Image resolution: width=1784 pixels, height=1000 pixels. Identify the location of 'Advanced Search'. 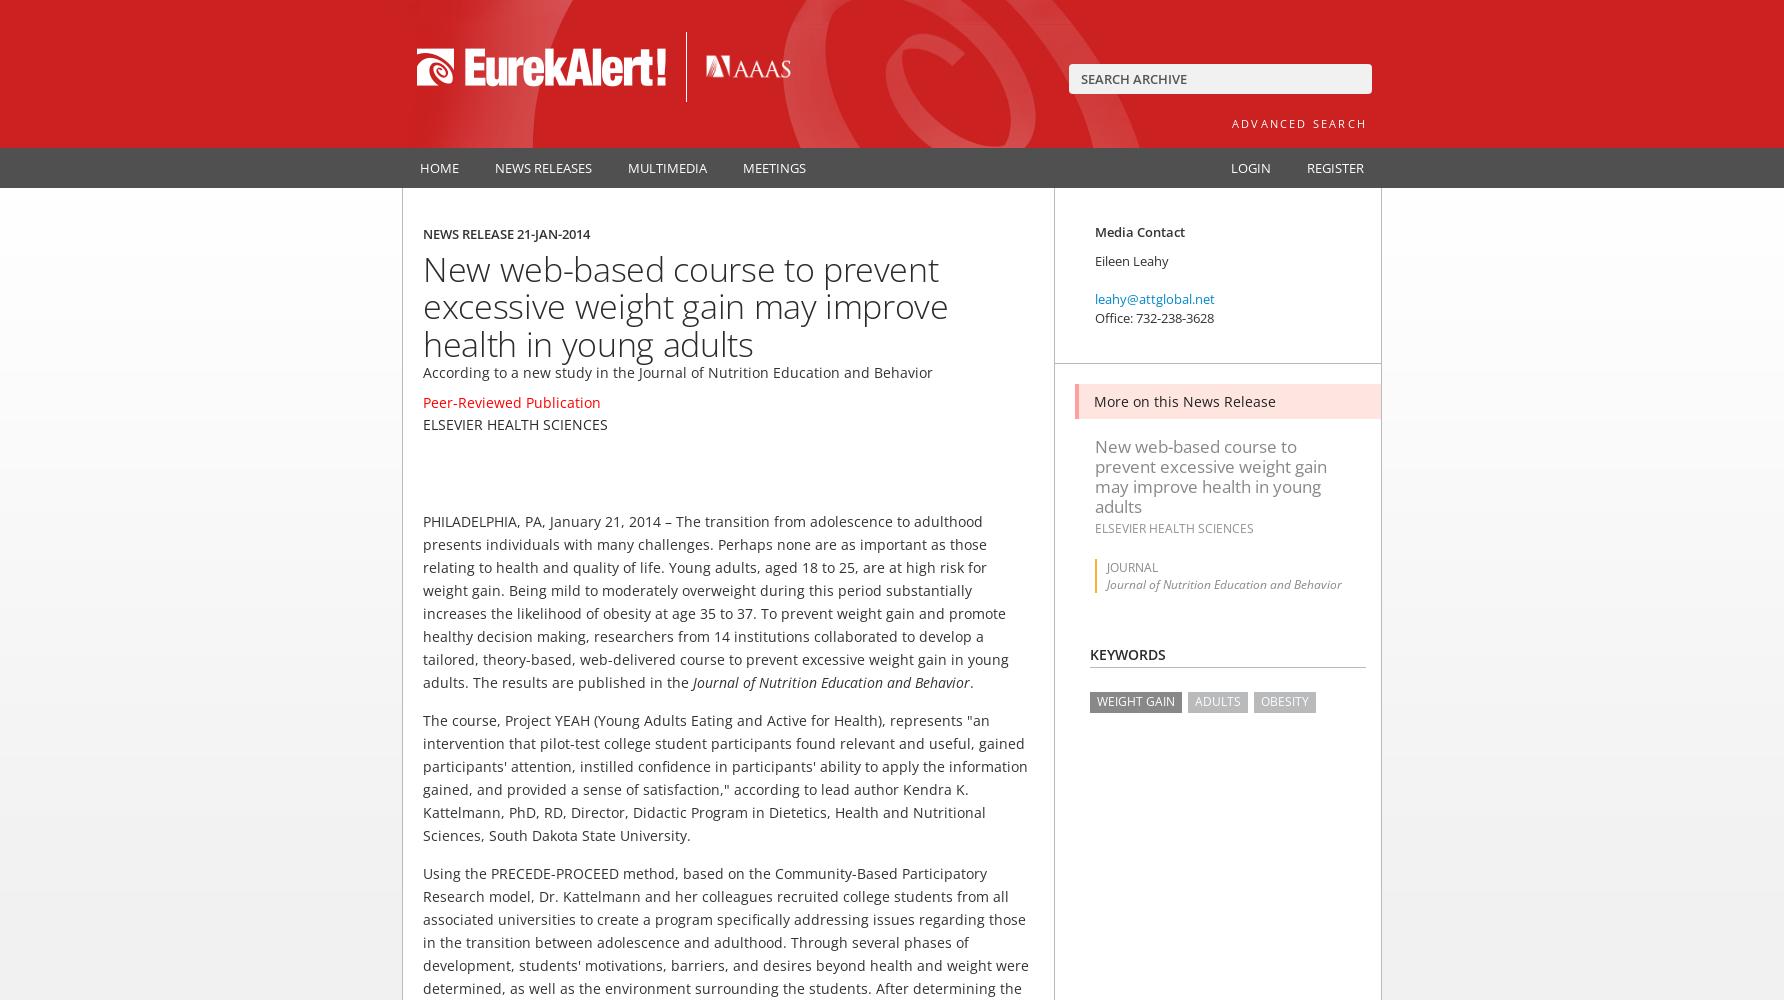
(1231, 122).